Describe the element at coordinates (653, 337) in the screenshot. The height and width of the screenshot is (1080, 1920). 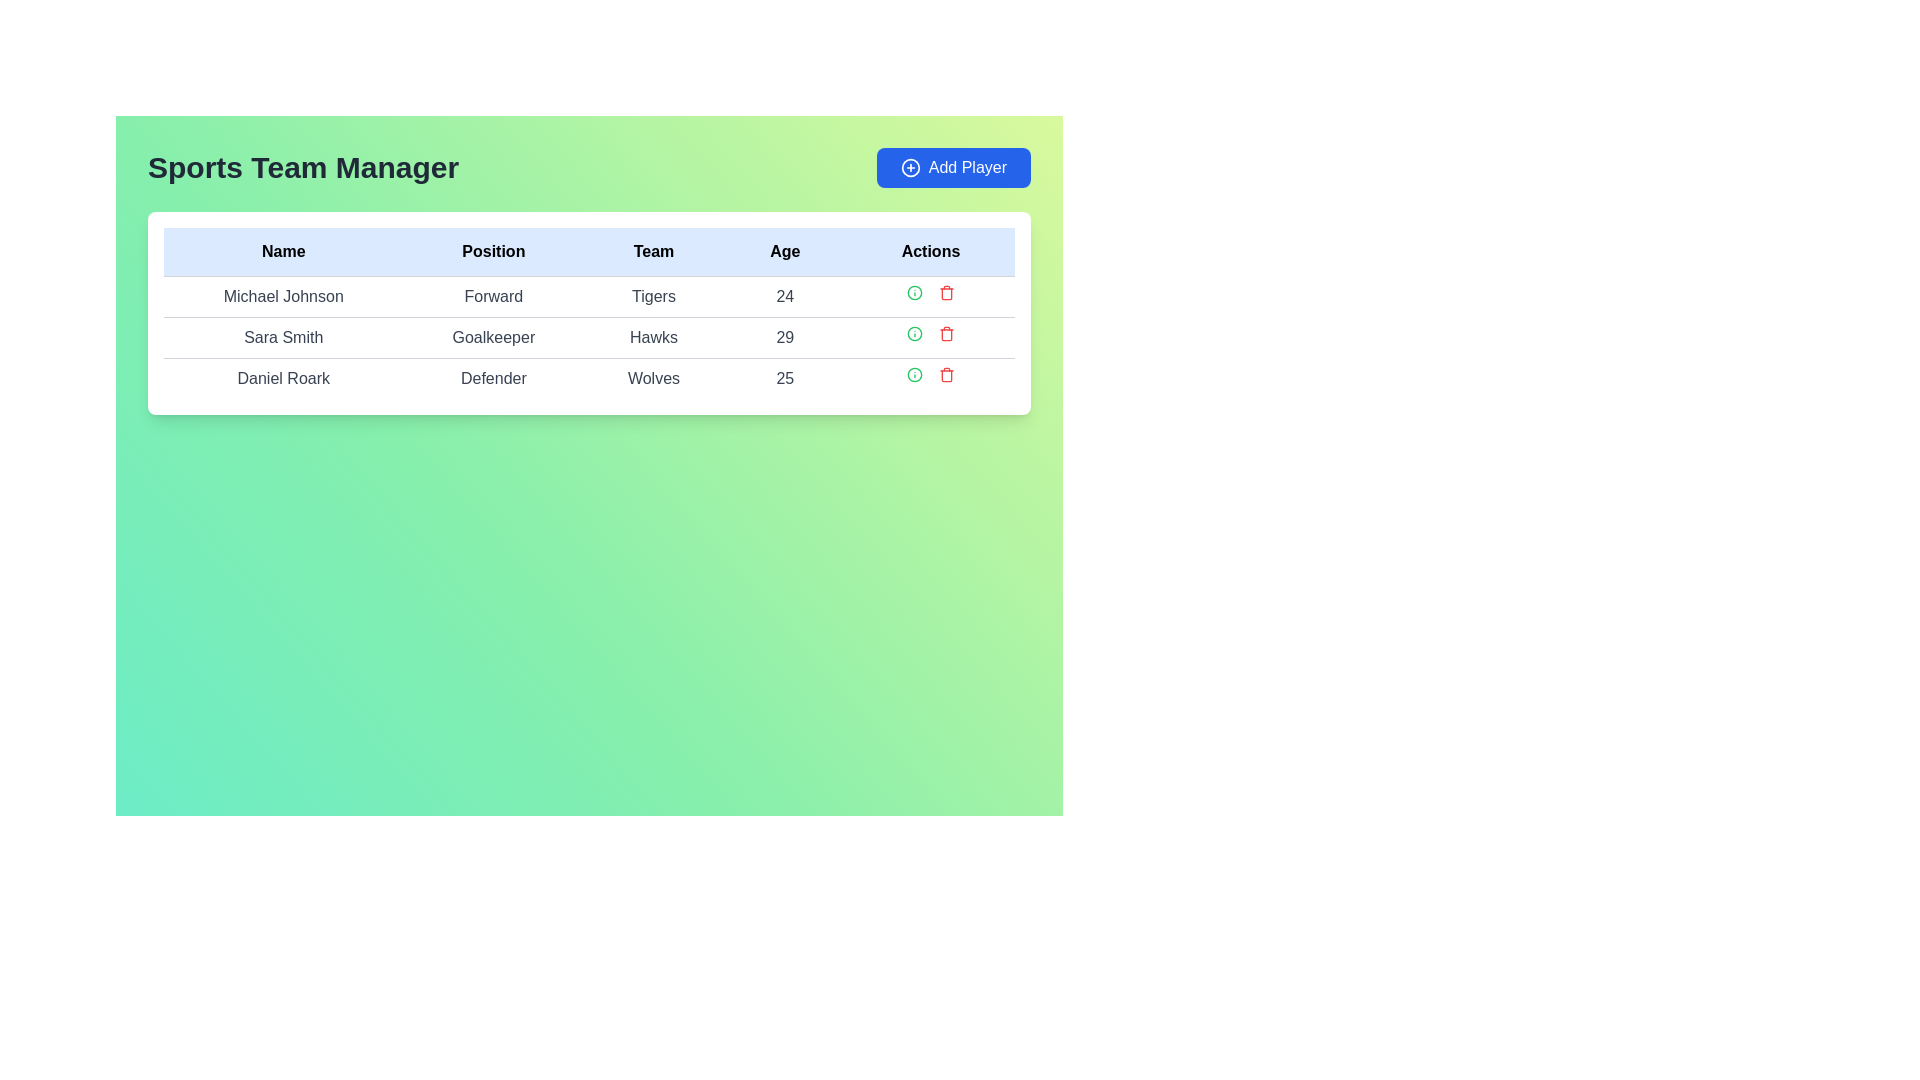
I see `the Text label displaying the team name for 'Sara Smith', which is the third entry in the corresponding table row, located in the 'Team' column between the 'Goalkeeper' and '29' cells` at that location.